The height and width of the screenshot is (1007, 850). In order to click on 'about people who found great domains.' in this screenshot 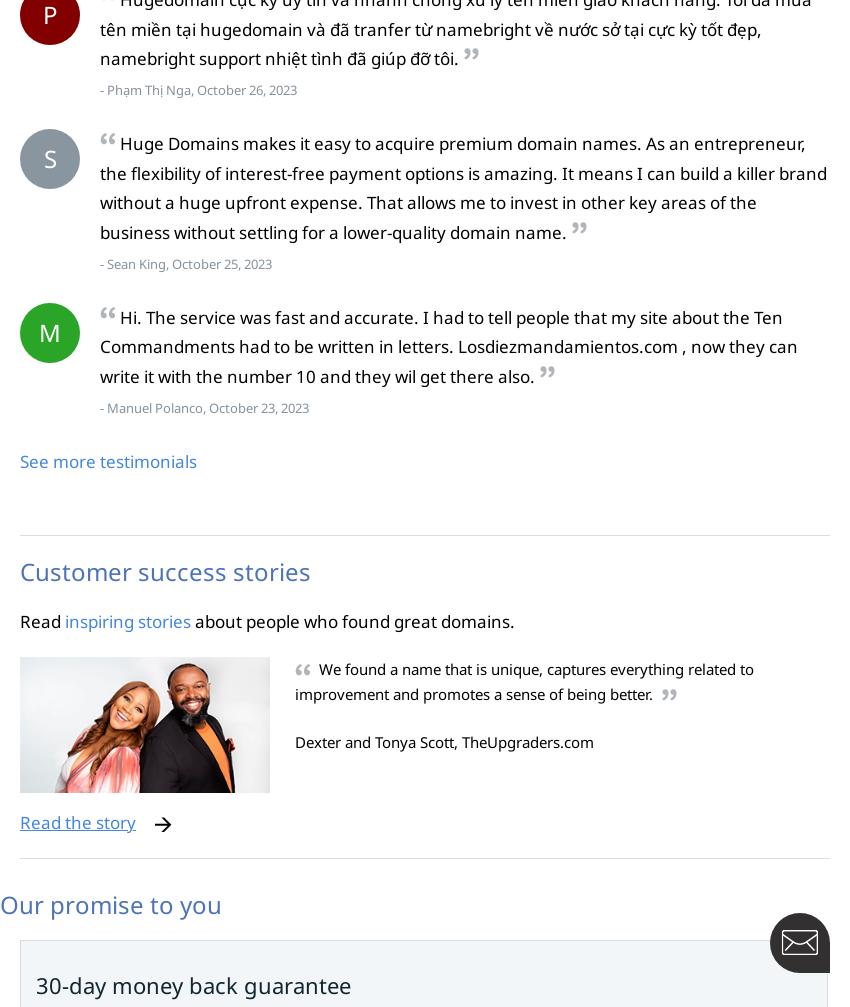, I will do `click(189, 619)`.